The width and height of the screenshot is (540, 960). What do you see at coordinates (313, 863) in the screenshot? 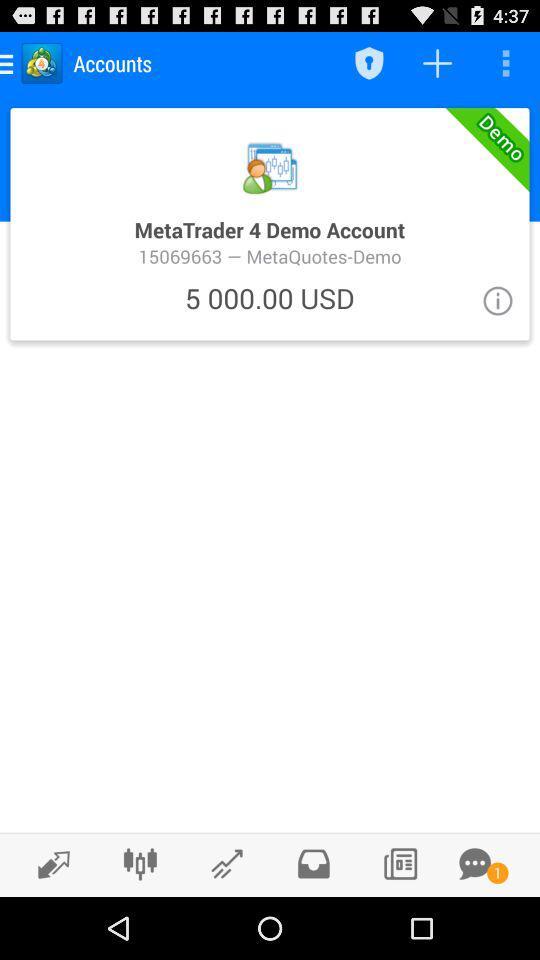
I see `file option` at bounding box center [313, 863].